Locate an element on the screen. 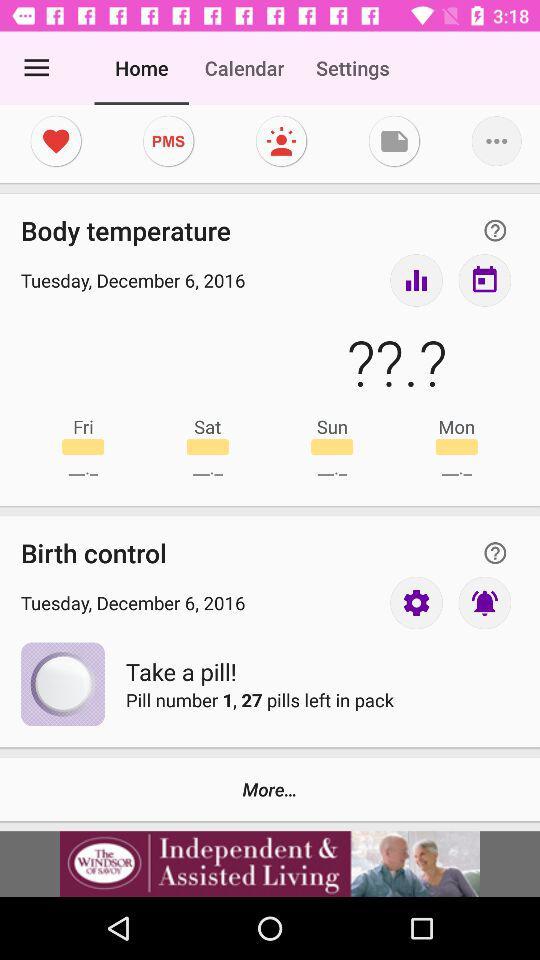 The width and height of the screenshot is (540, 960). quiton mark is located at coordinates (494, 553).